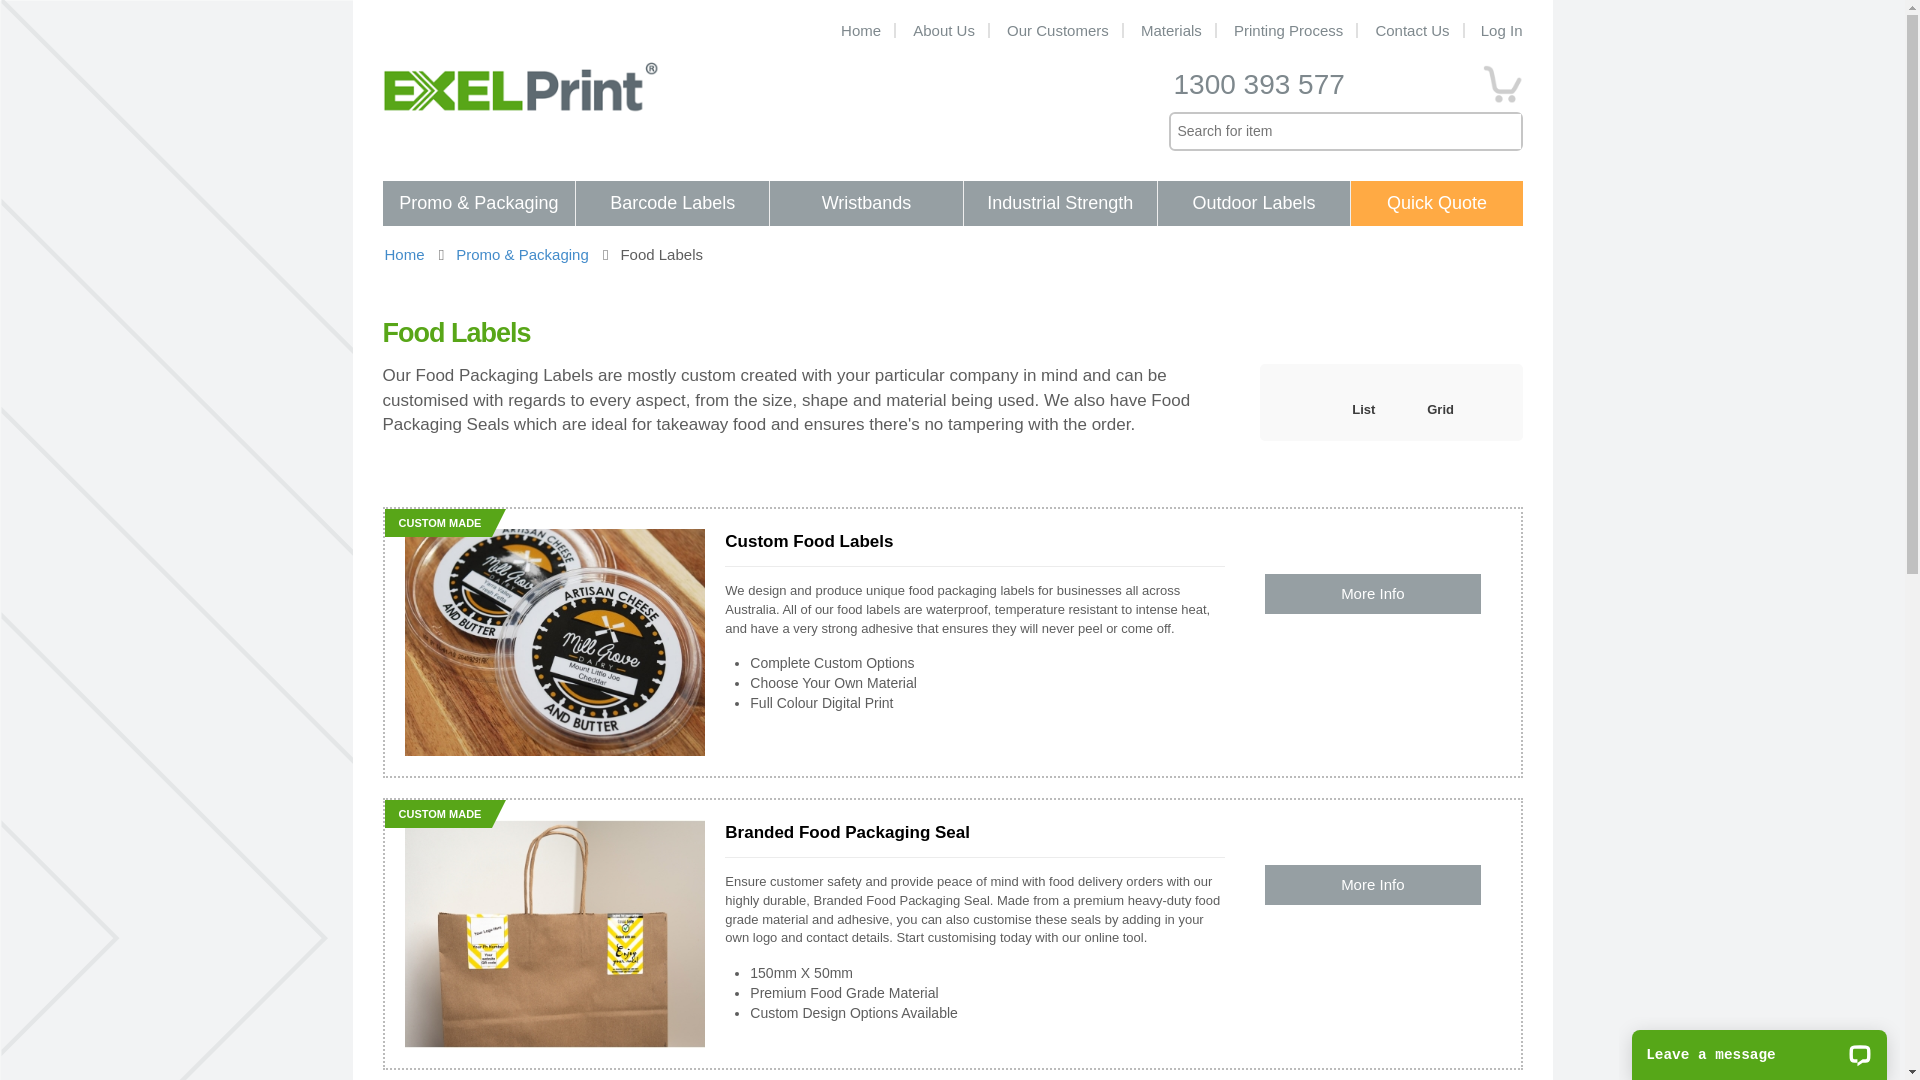  What do you see at coordinates (1058, 30) in the screenshot?
I see `'Our Customers'` at bounding box center [1058, 30].